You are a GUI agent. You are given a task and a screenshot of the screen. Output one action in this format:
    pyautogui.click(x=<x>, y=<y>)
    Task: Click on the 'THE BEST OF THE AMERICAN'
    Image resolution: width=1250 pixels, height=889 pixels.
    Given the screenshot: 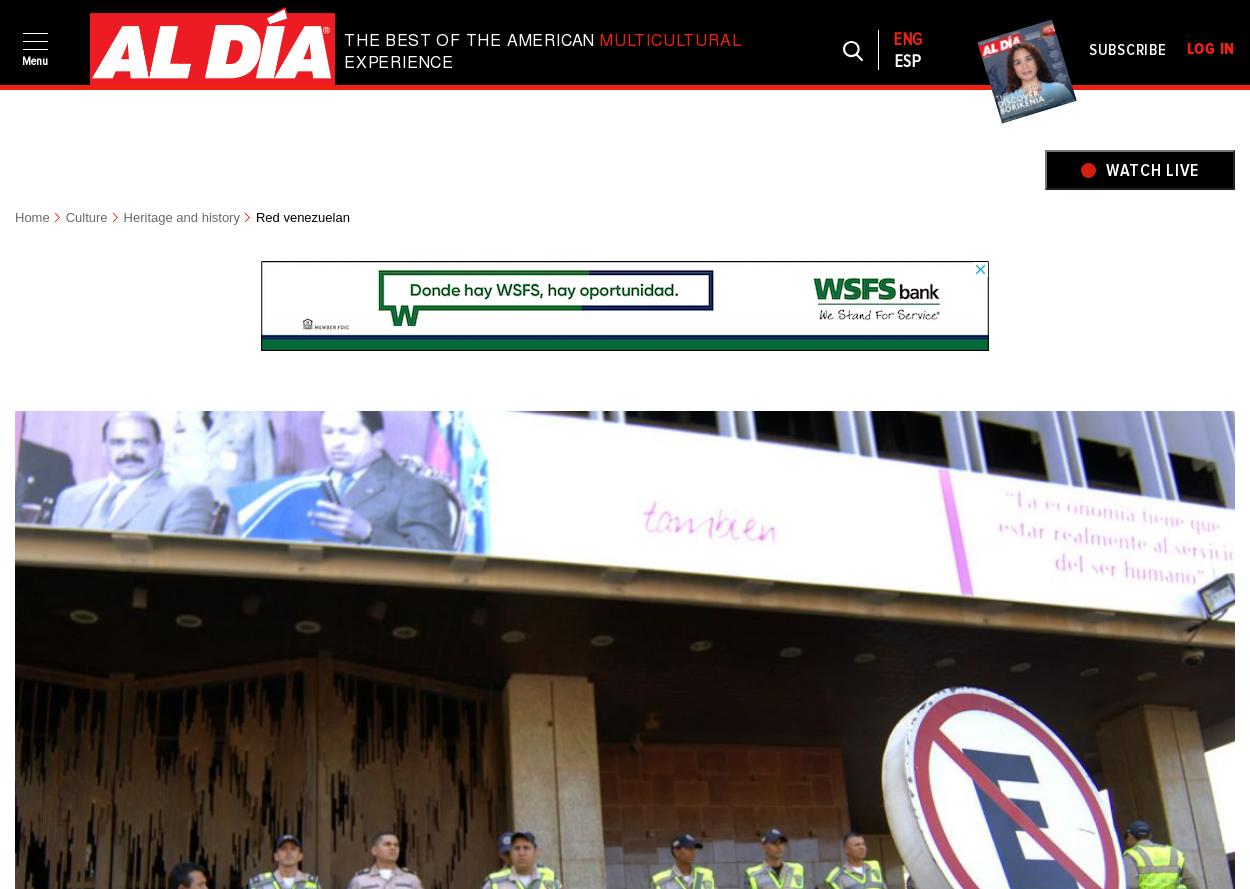 What is the action you would take?
    pyautogui.click(x=343, y=40)
    